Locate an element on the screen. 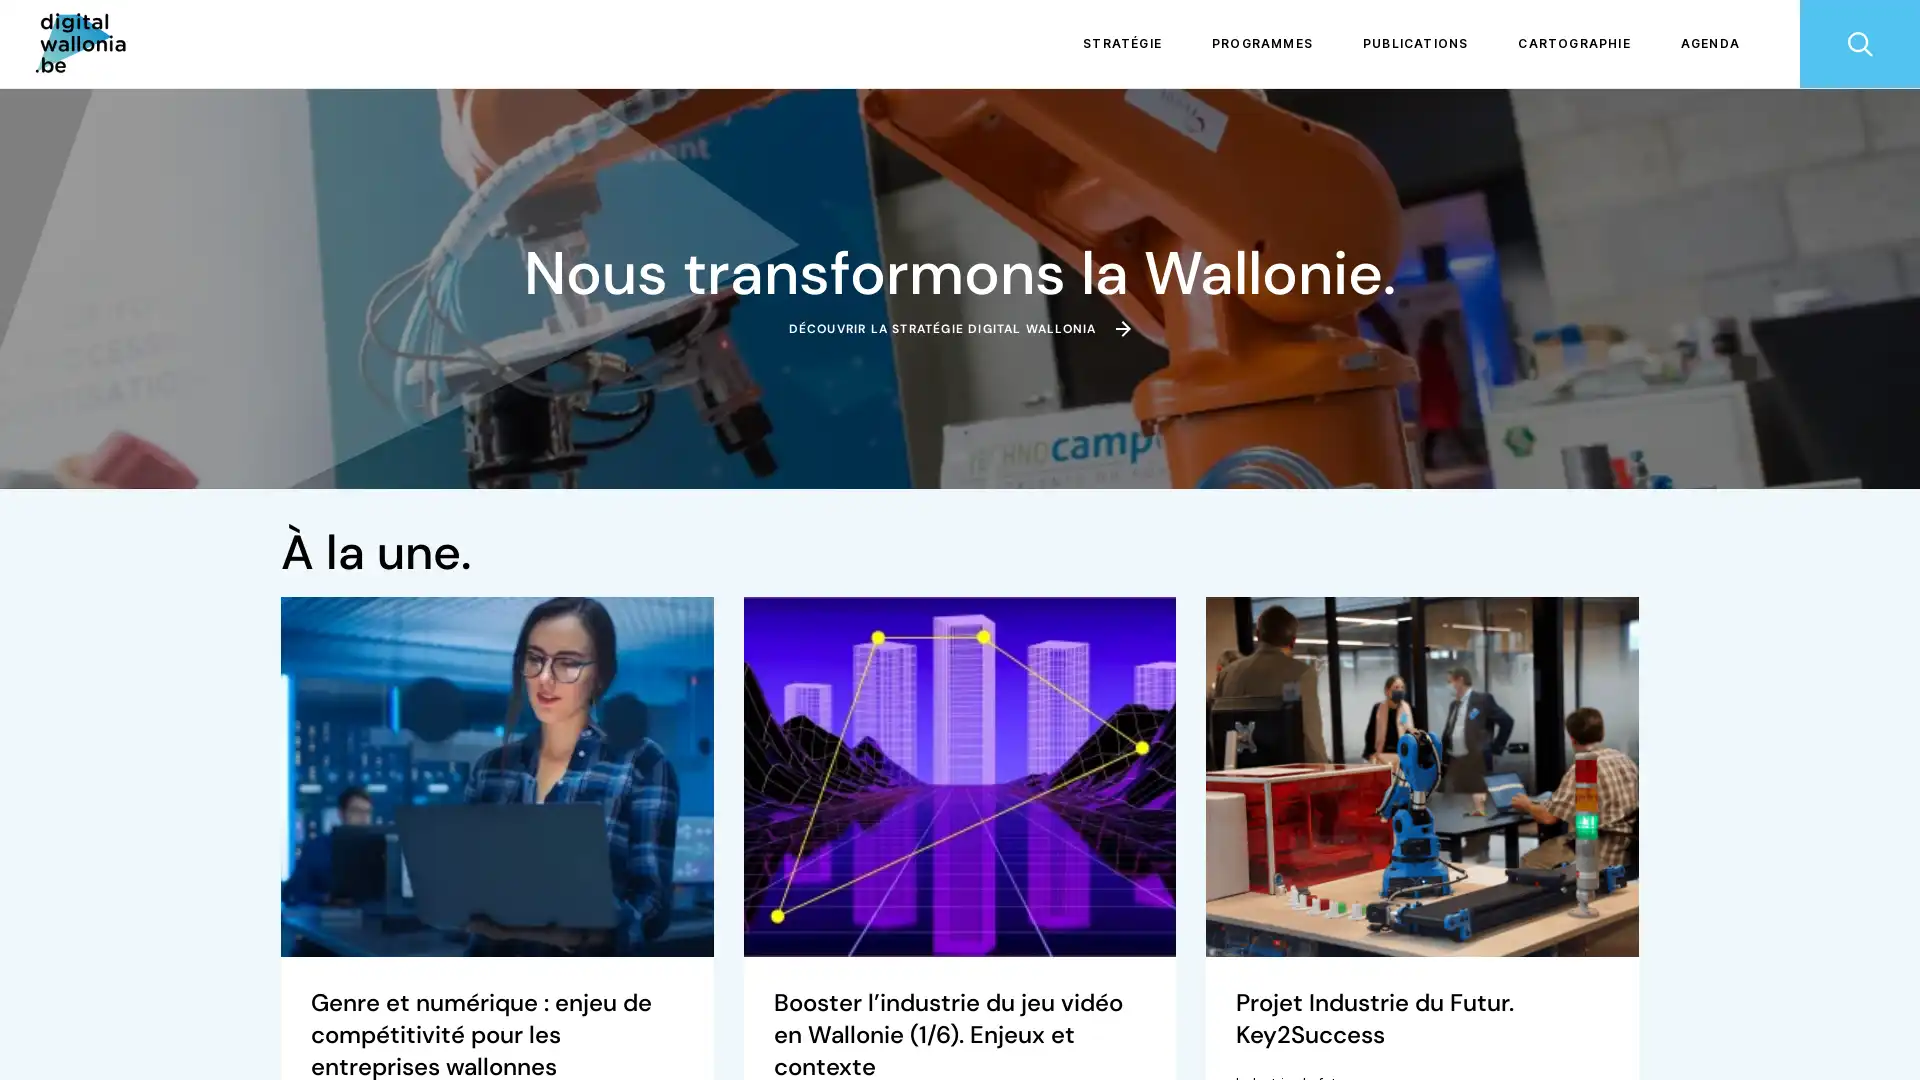  Je choisis is located at coordinates (230, 978).